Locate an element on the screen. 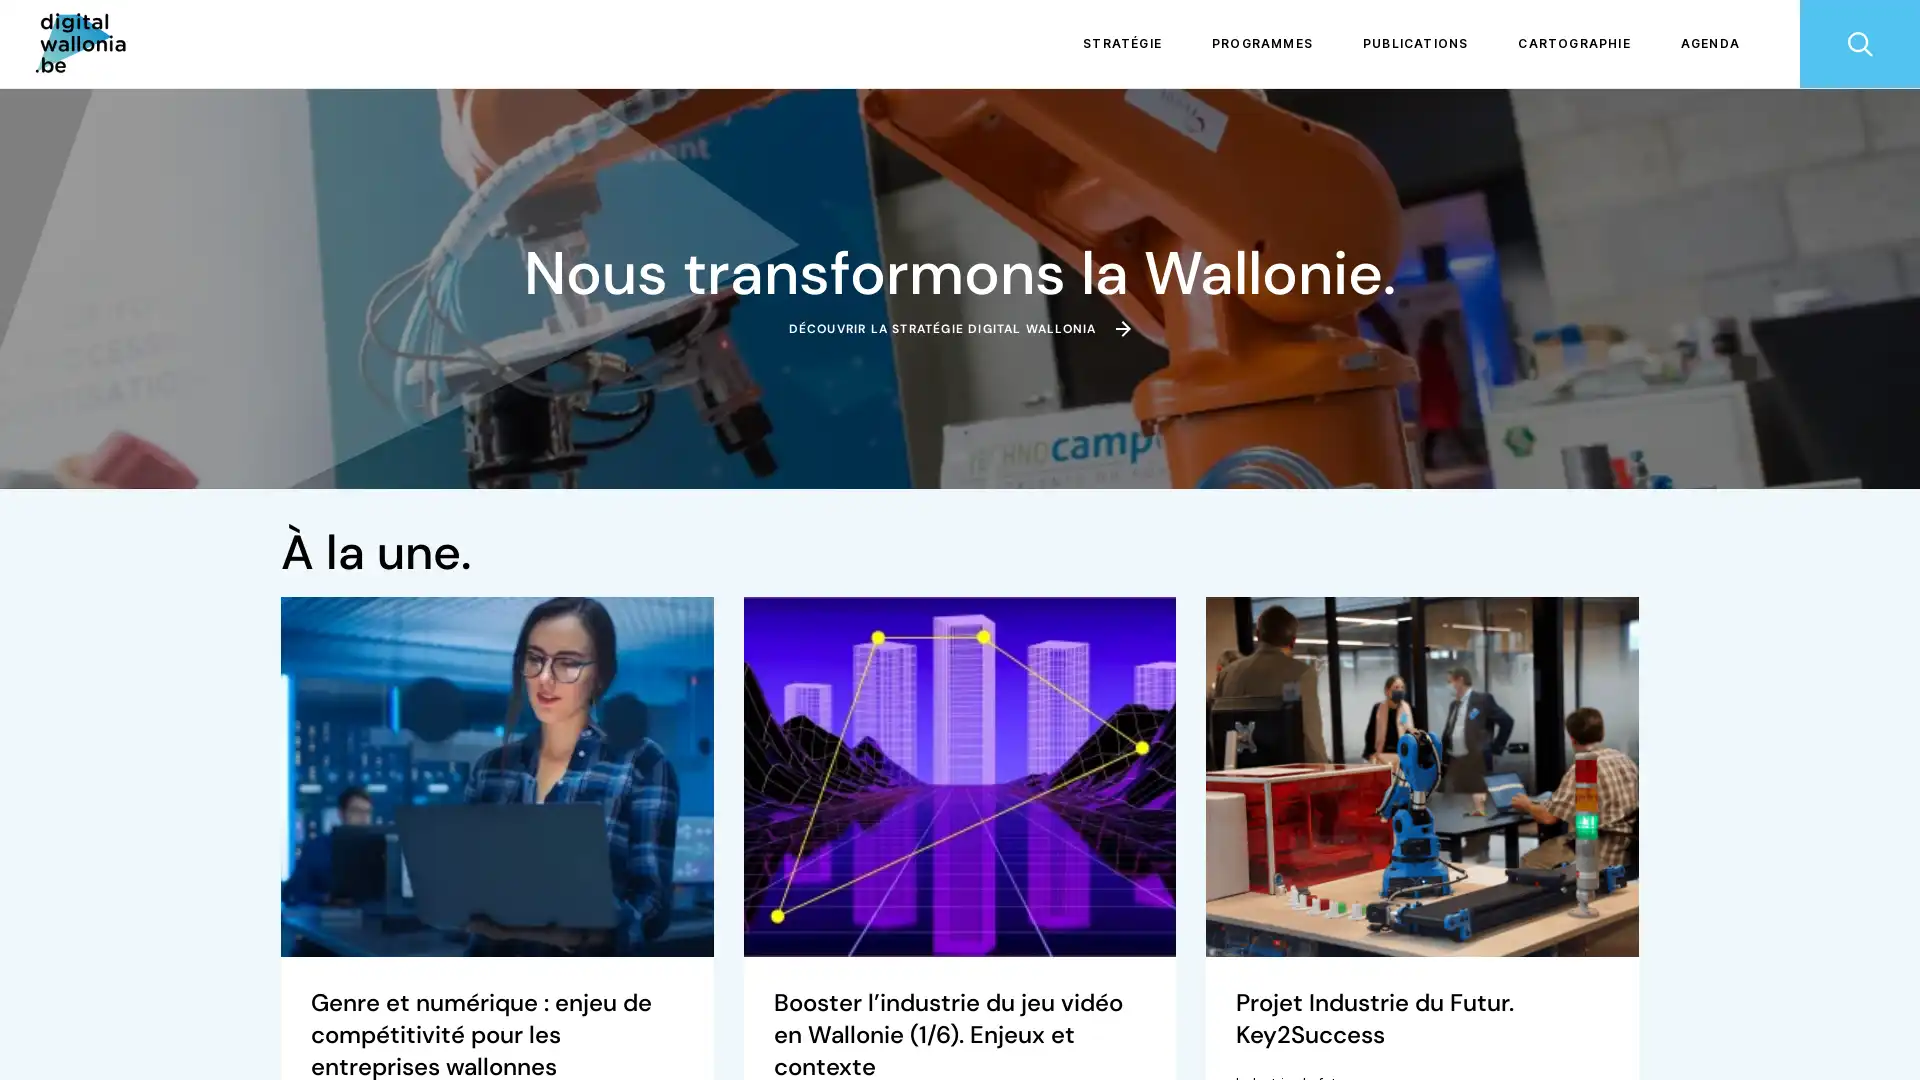  Je choisis is located at coordinates (230, 978).